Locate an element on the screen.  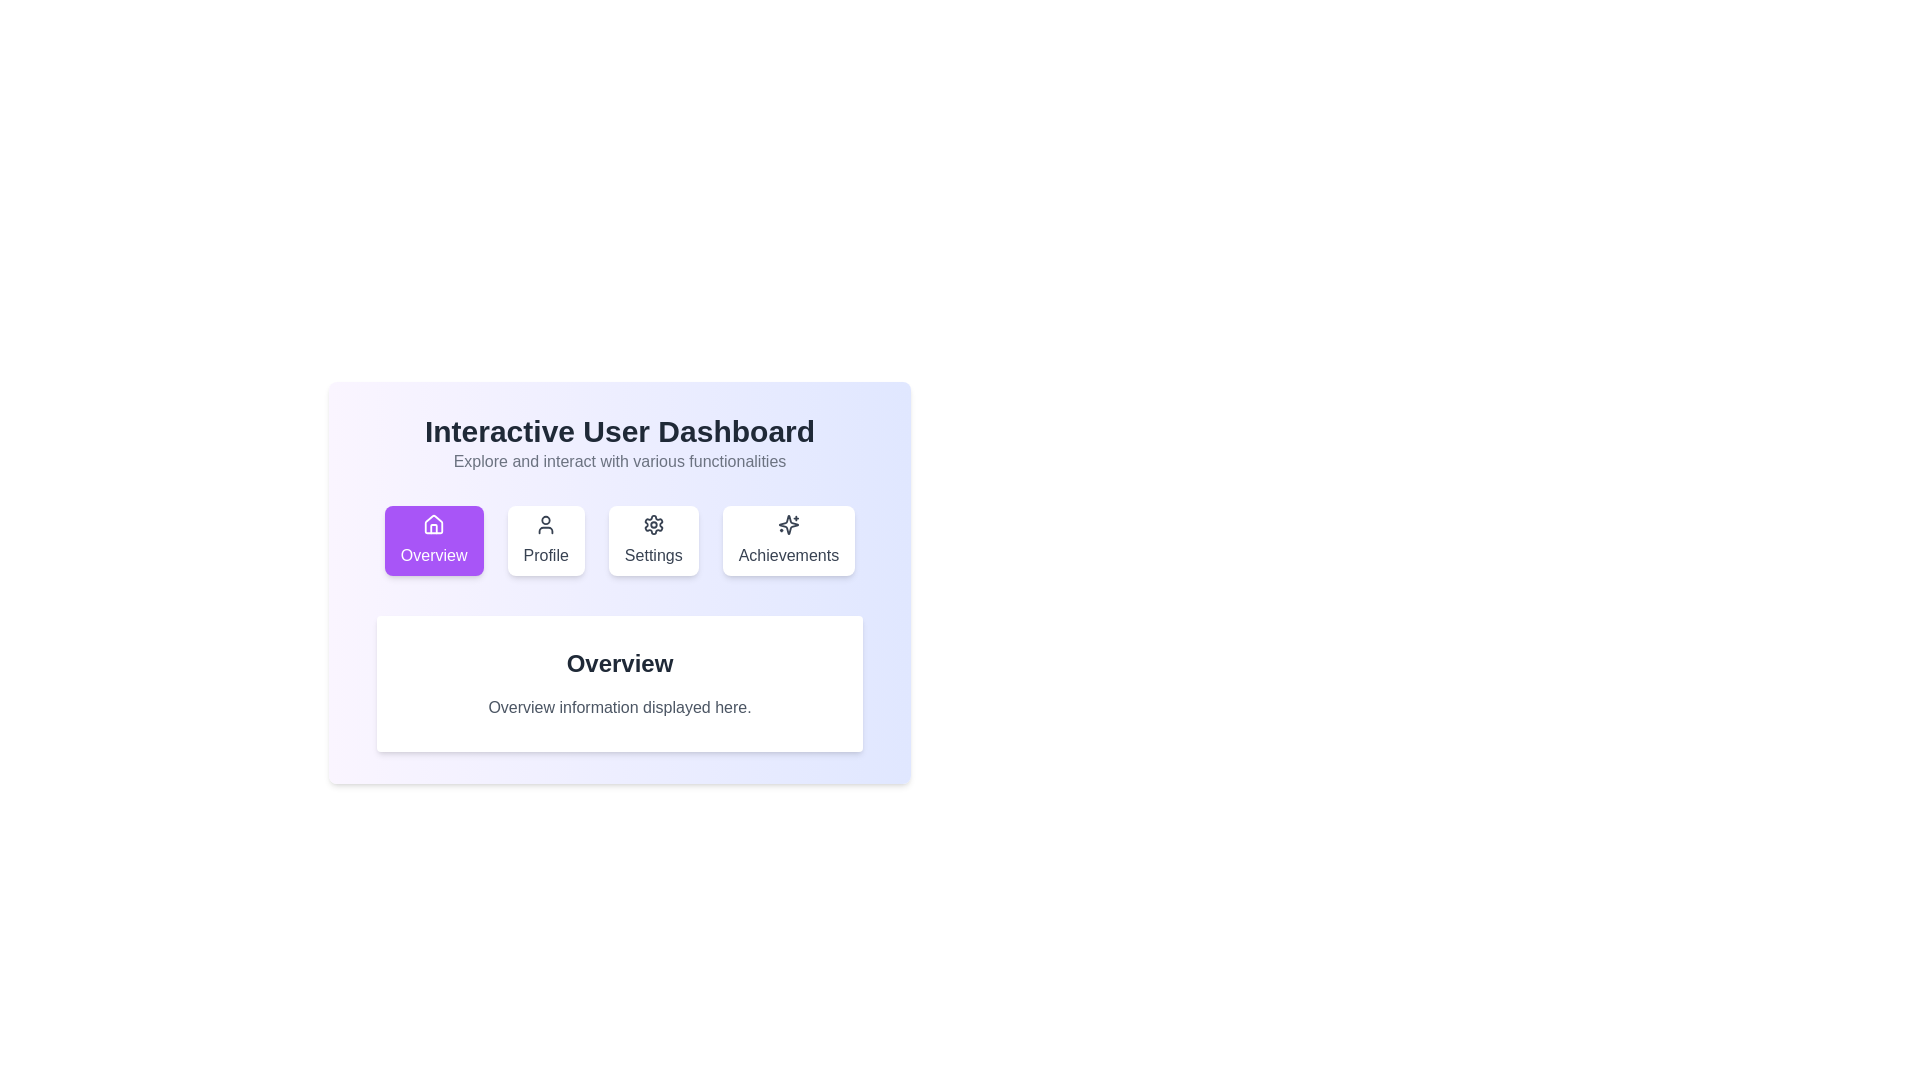
the 'Profile' button, which is styled with a white background, rounded corners, and contains a user icon with the label 'Profile' in gray font is located at coordinates (546, 540).